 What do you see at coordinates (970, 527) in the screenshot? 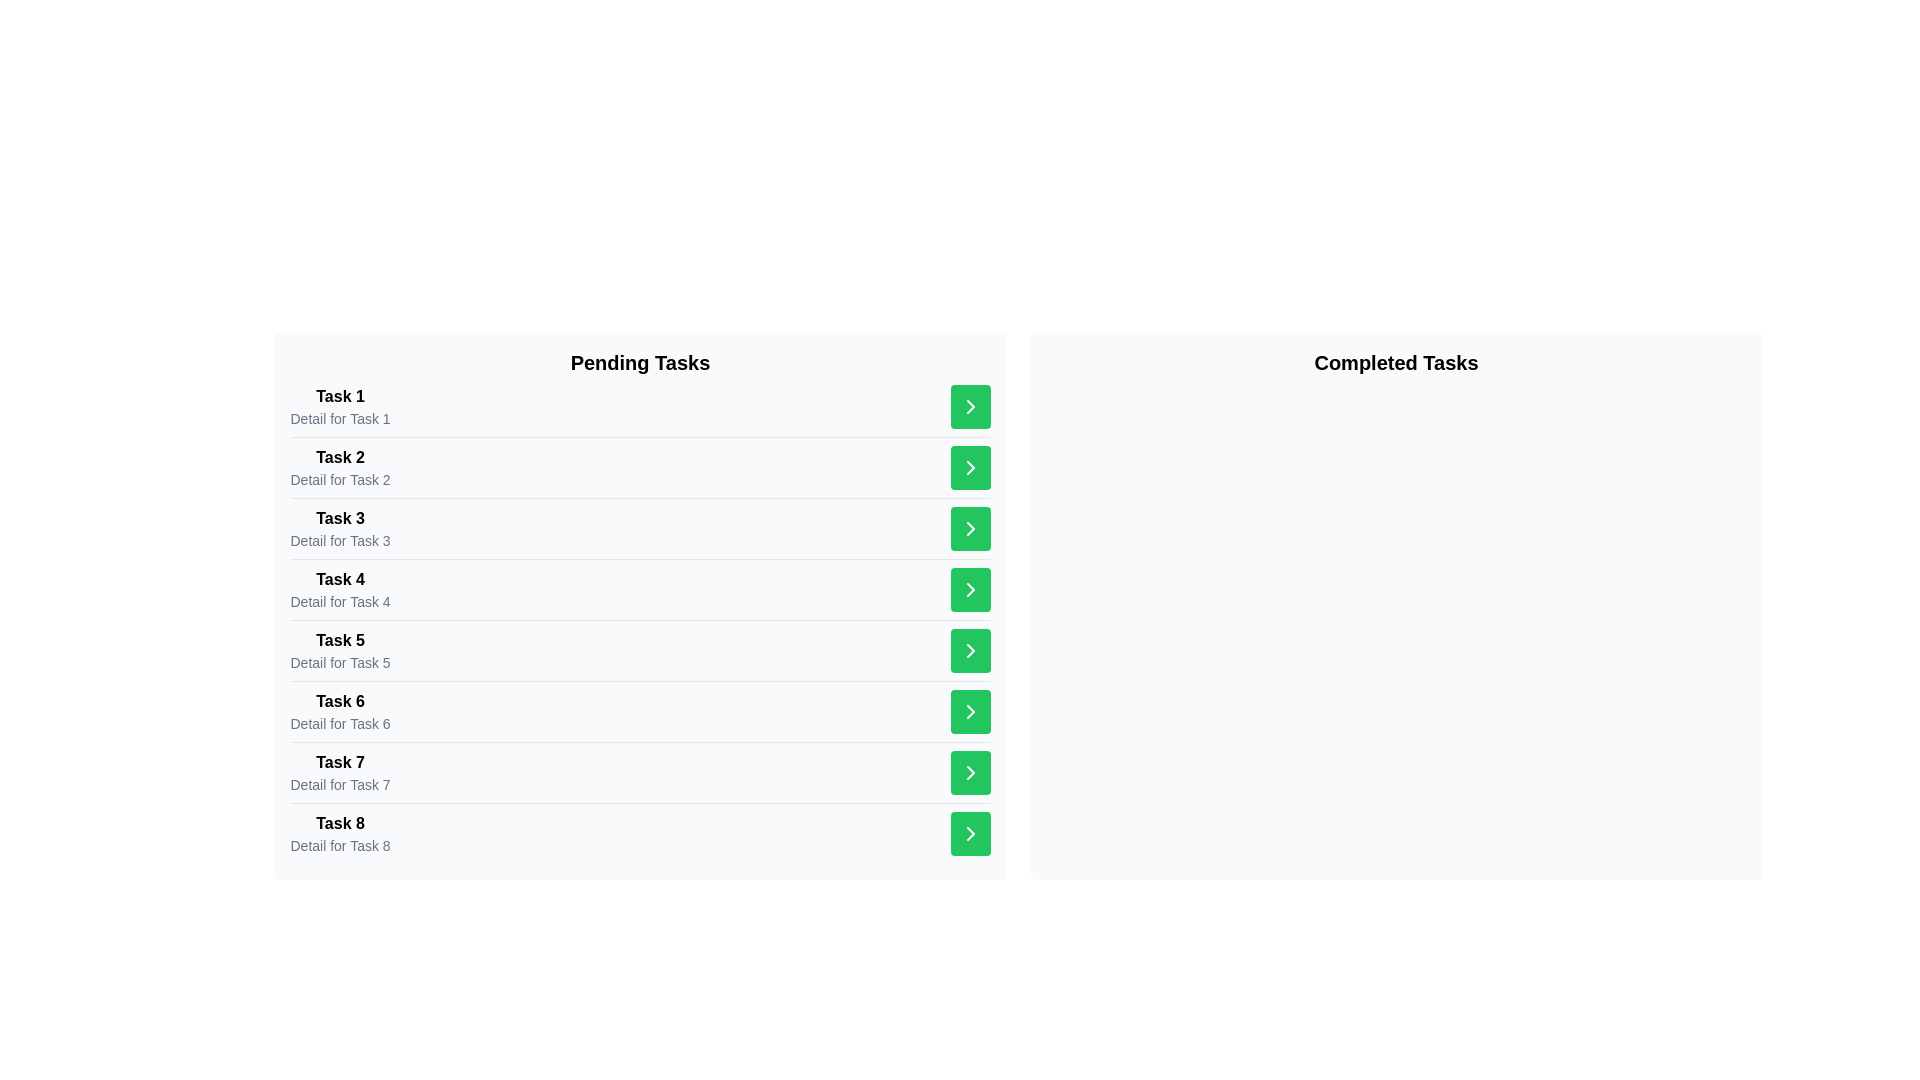
I see `the green chevron arrow icon located within the seventh item of the 'Pending Tasks' list` at bounding box center [970, 527].